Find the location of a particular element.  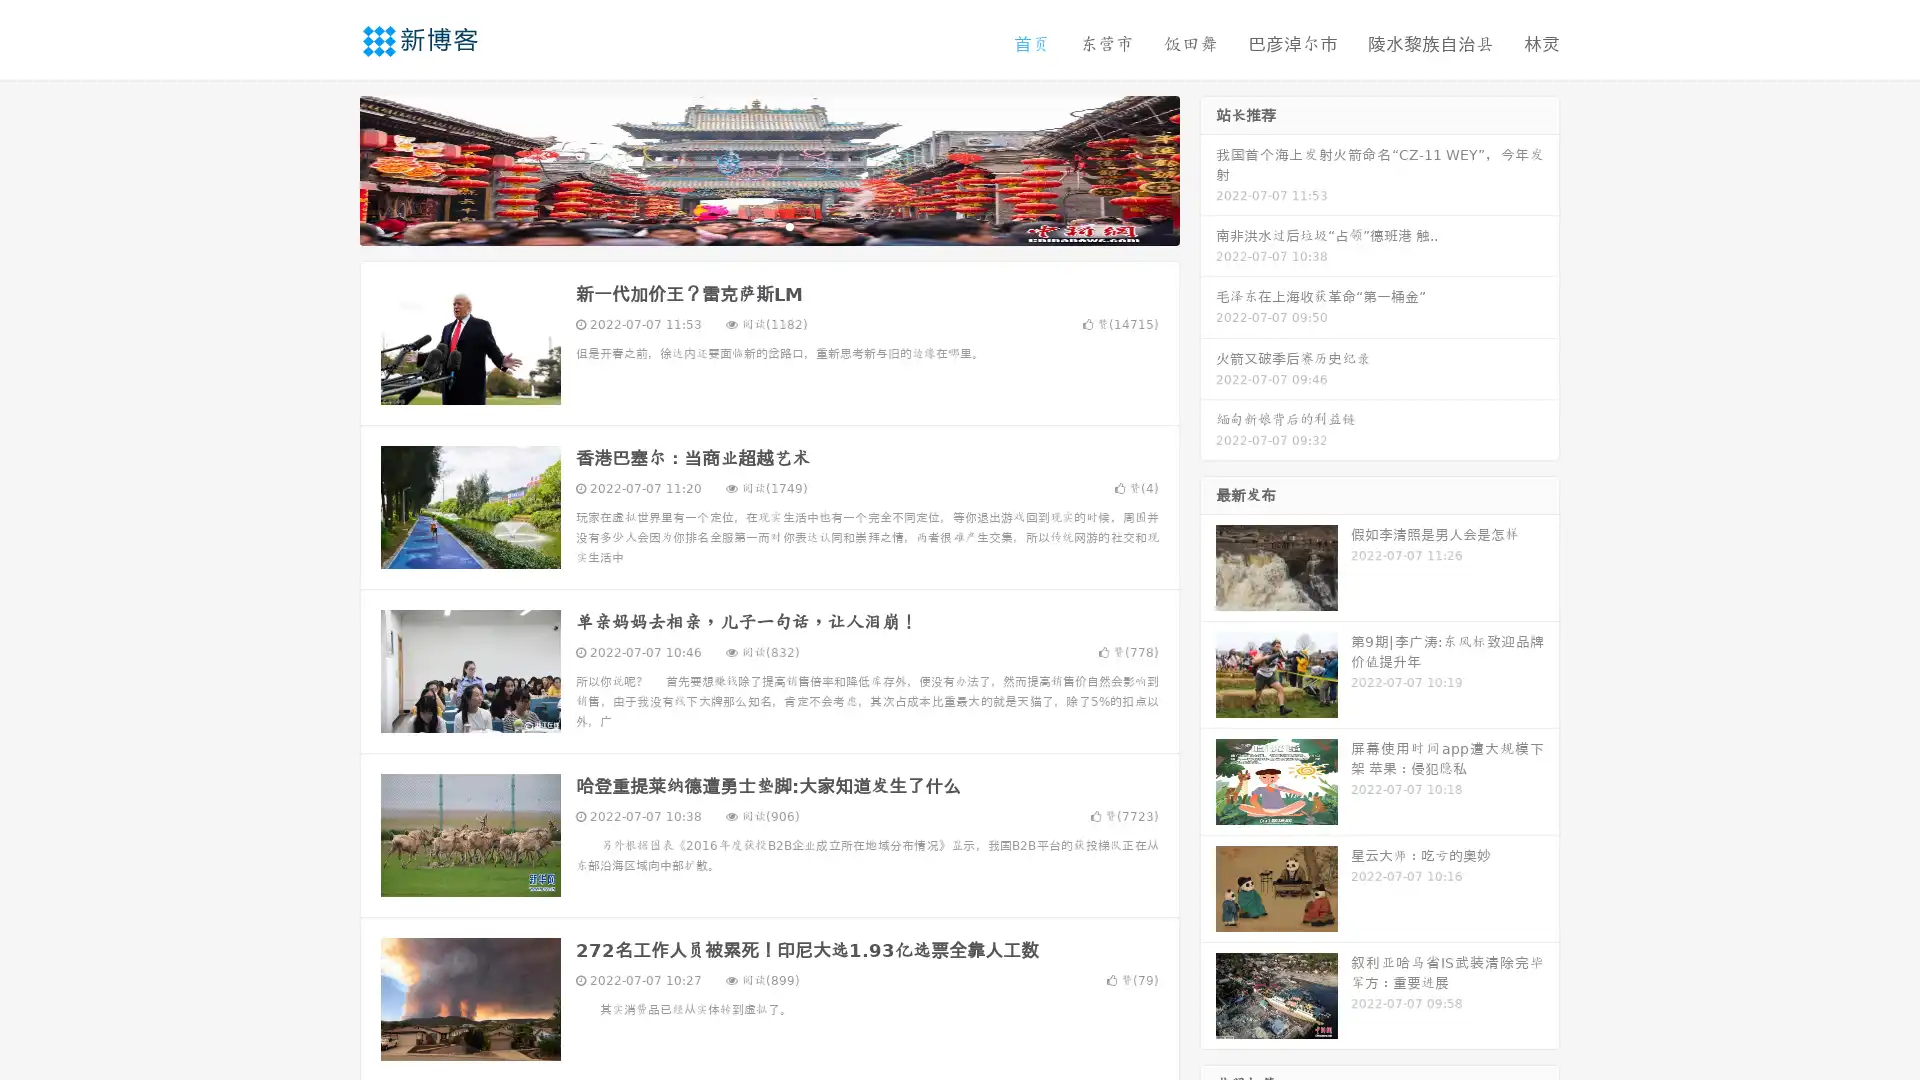

Go to slide 2 is located at coordinates (768, 225).